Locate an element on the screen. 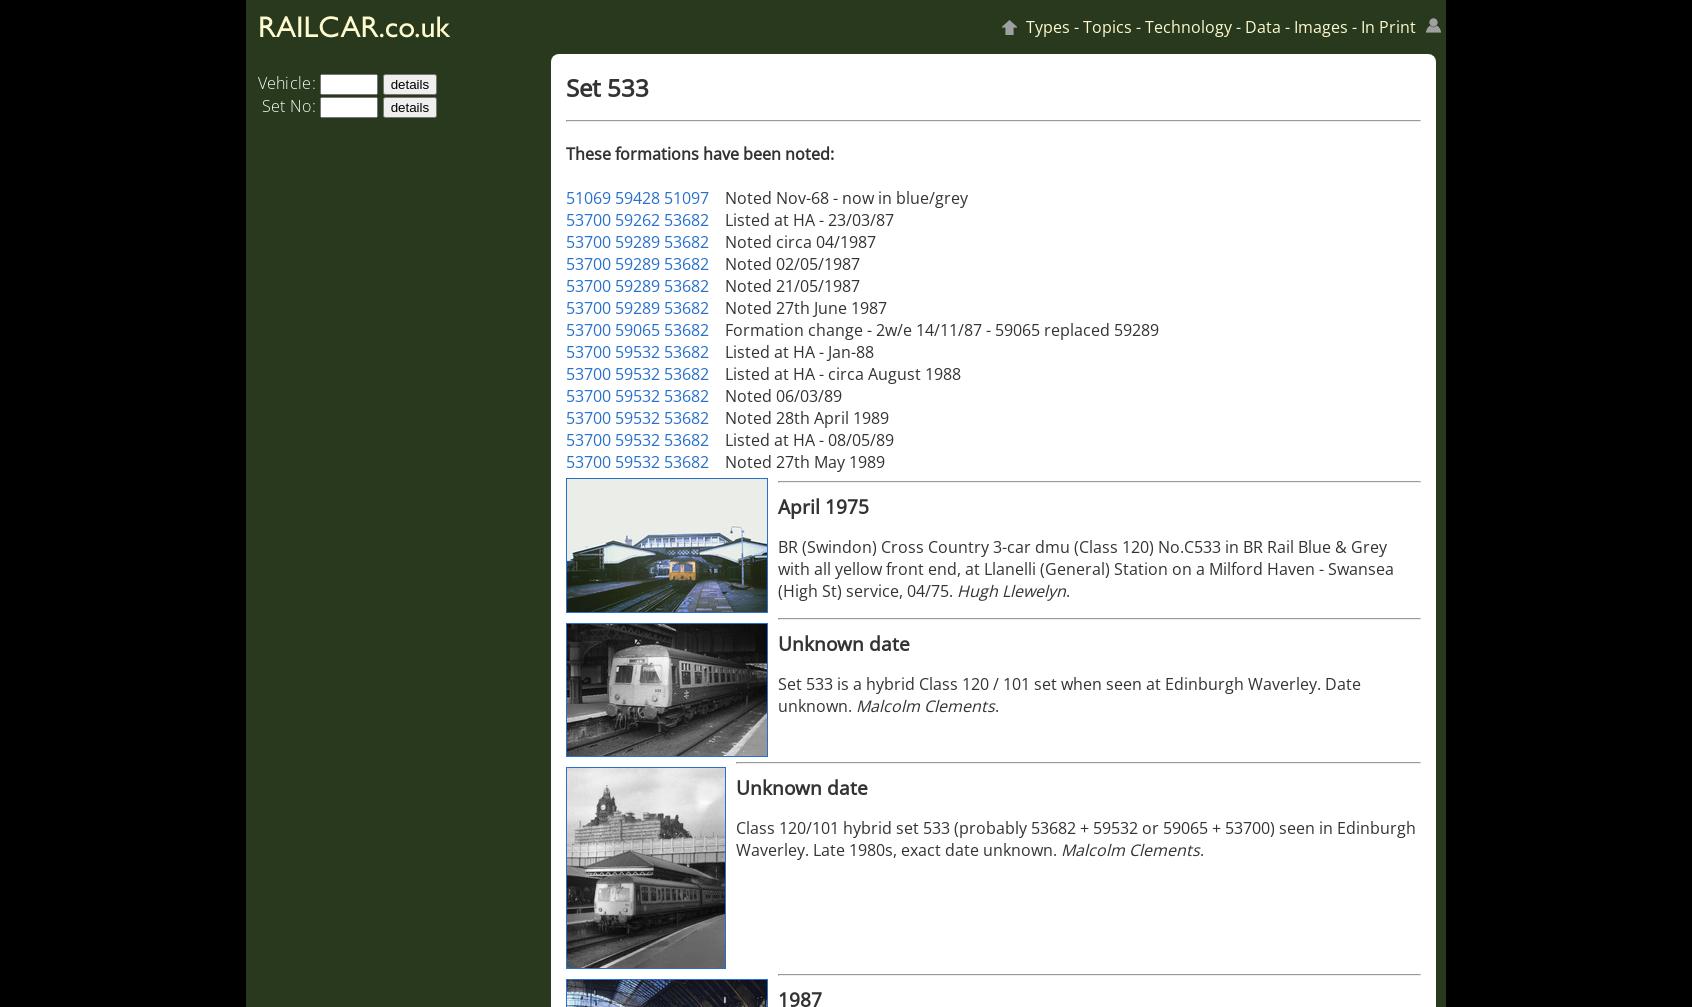 Image resolution: width=1692 pixels, height=1007 pixels. 'Set No:' is located at coordinates (287, 106).